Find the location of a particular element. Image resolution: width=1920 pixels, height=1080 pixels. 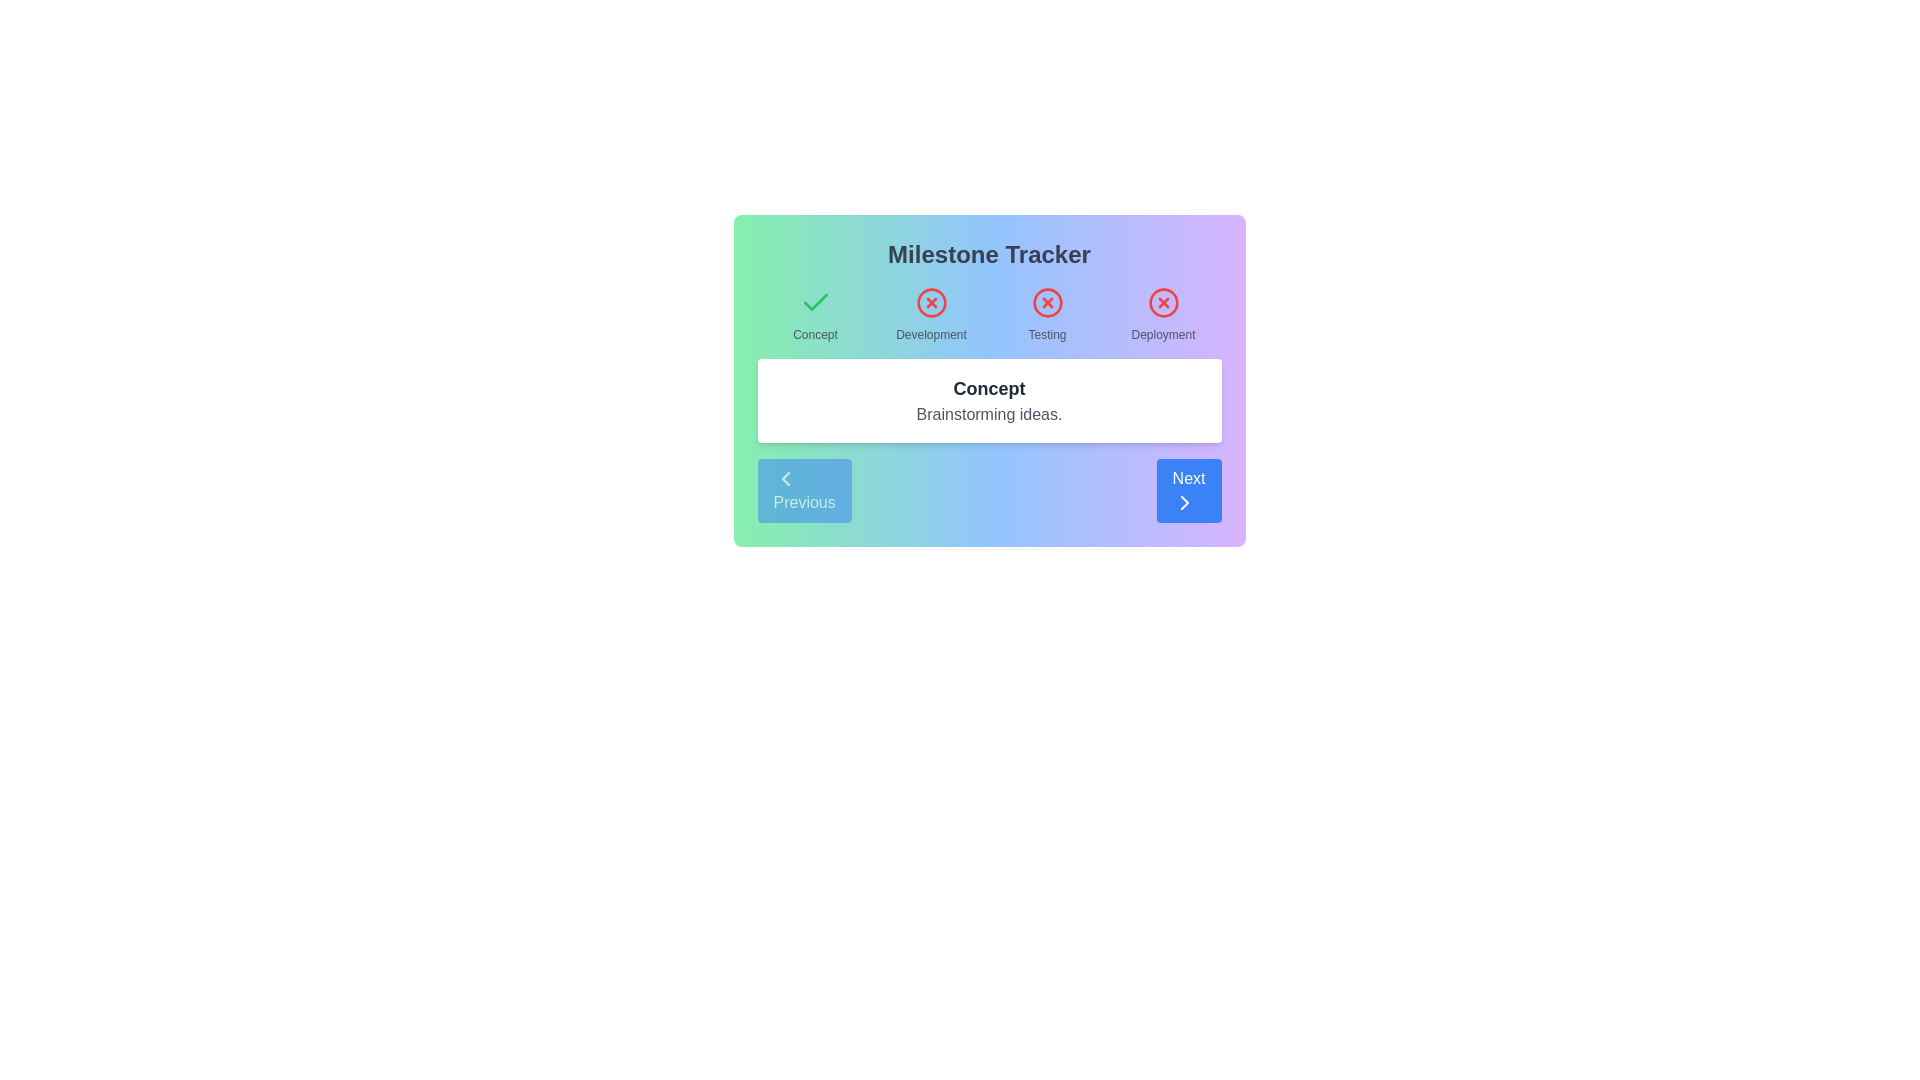

text header labeled 'Milestone Tracker', which is styled with bold, large font and centered alignment, located at the top center of the gradient background interface is located at coordinates (989, 253).